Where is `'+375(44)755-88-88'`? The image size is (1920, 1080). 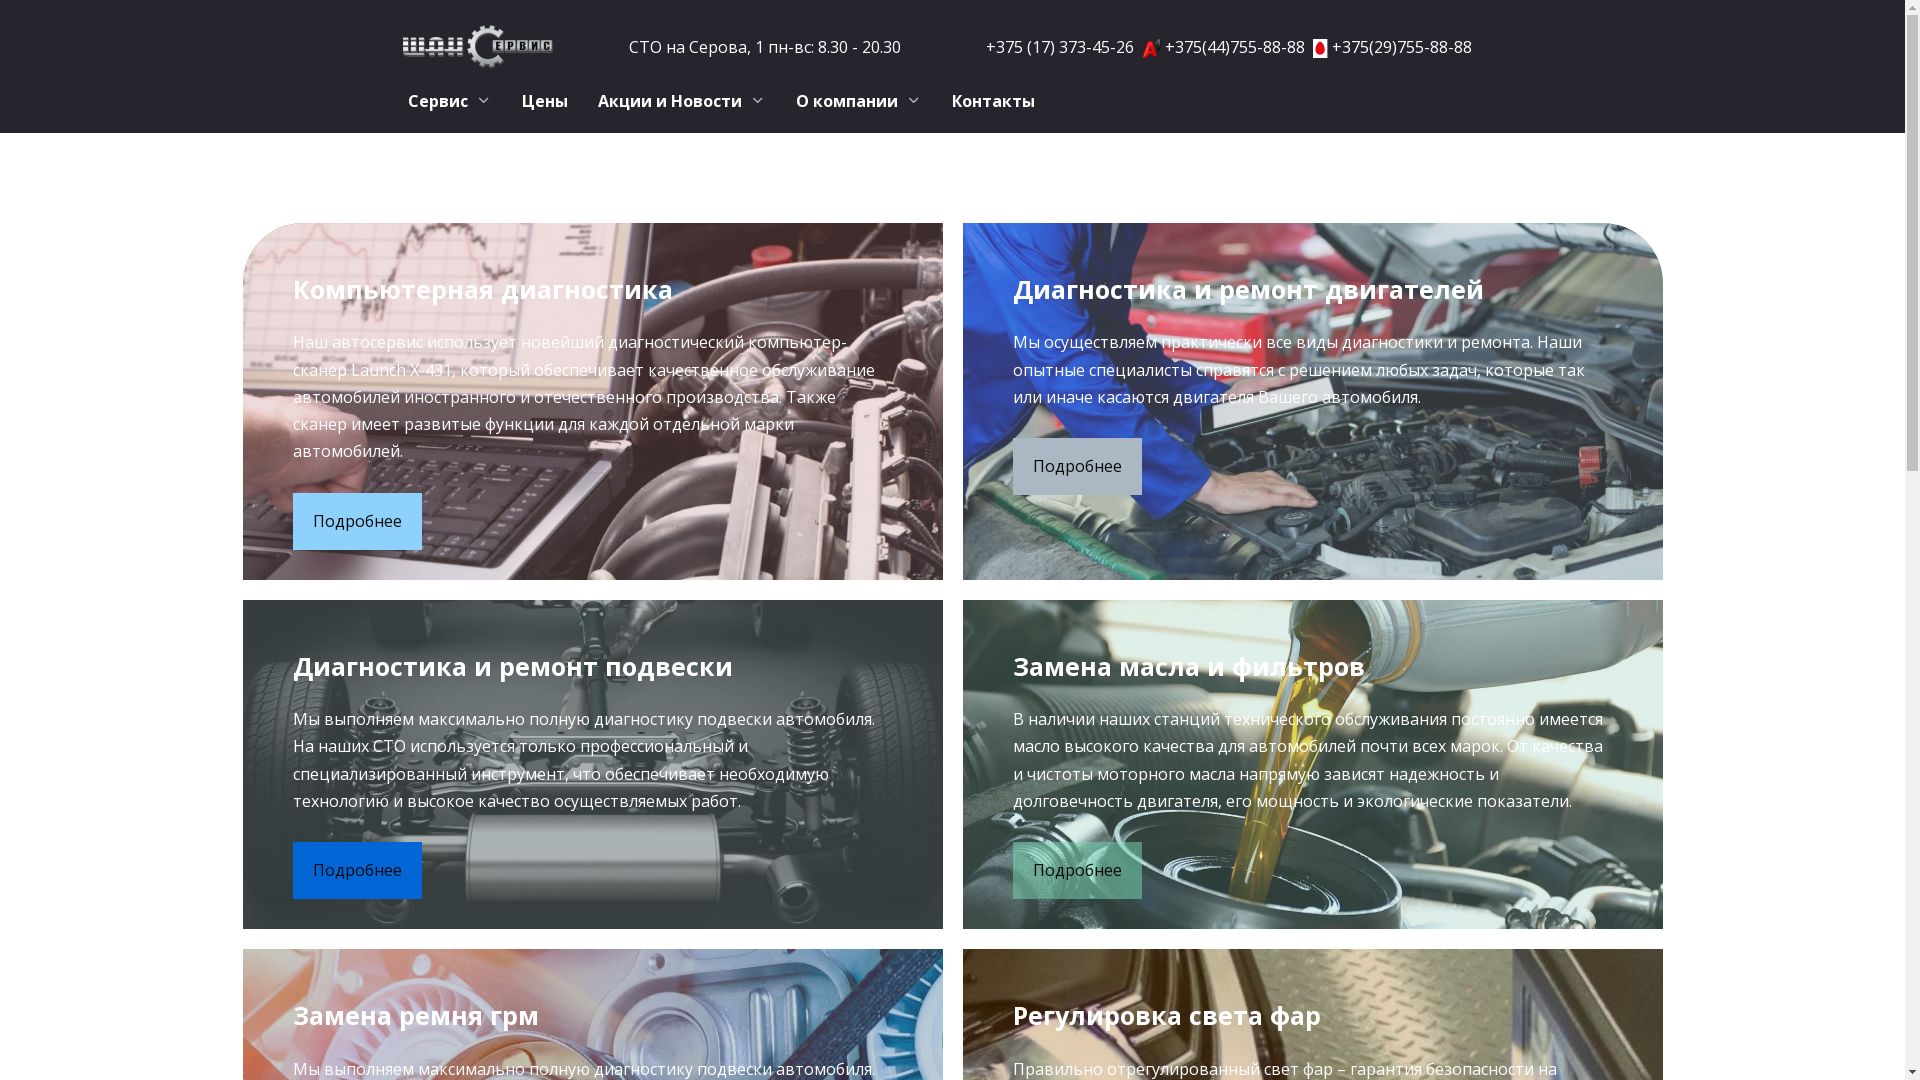 '+375(44)755-88-88' is located at coordinates (1233, 45).